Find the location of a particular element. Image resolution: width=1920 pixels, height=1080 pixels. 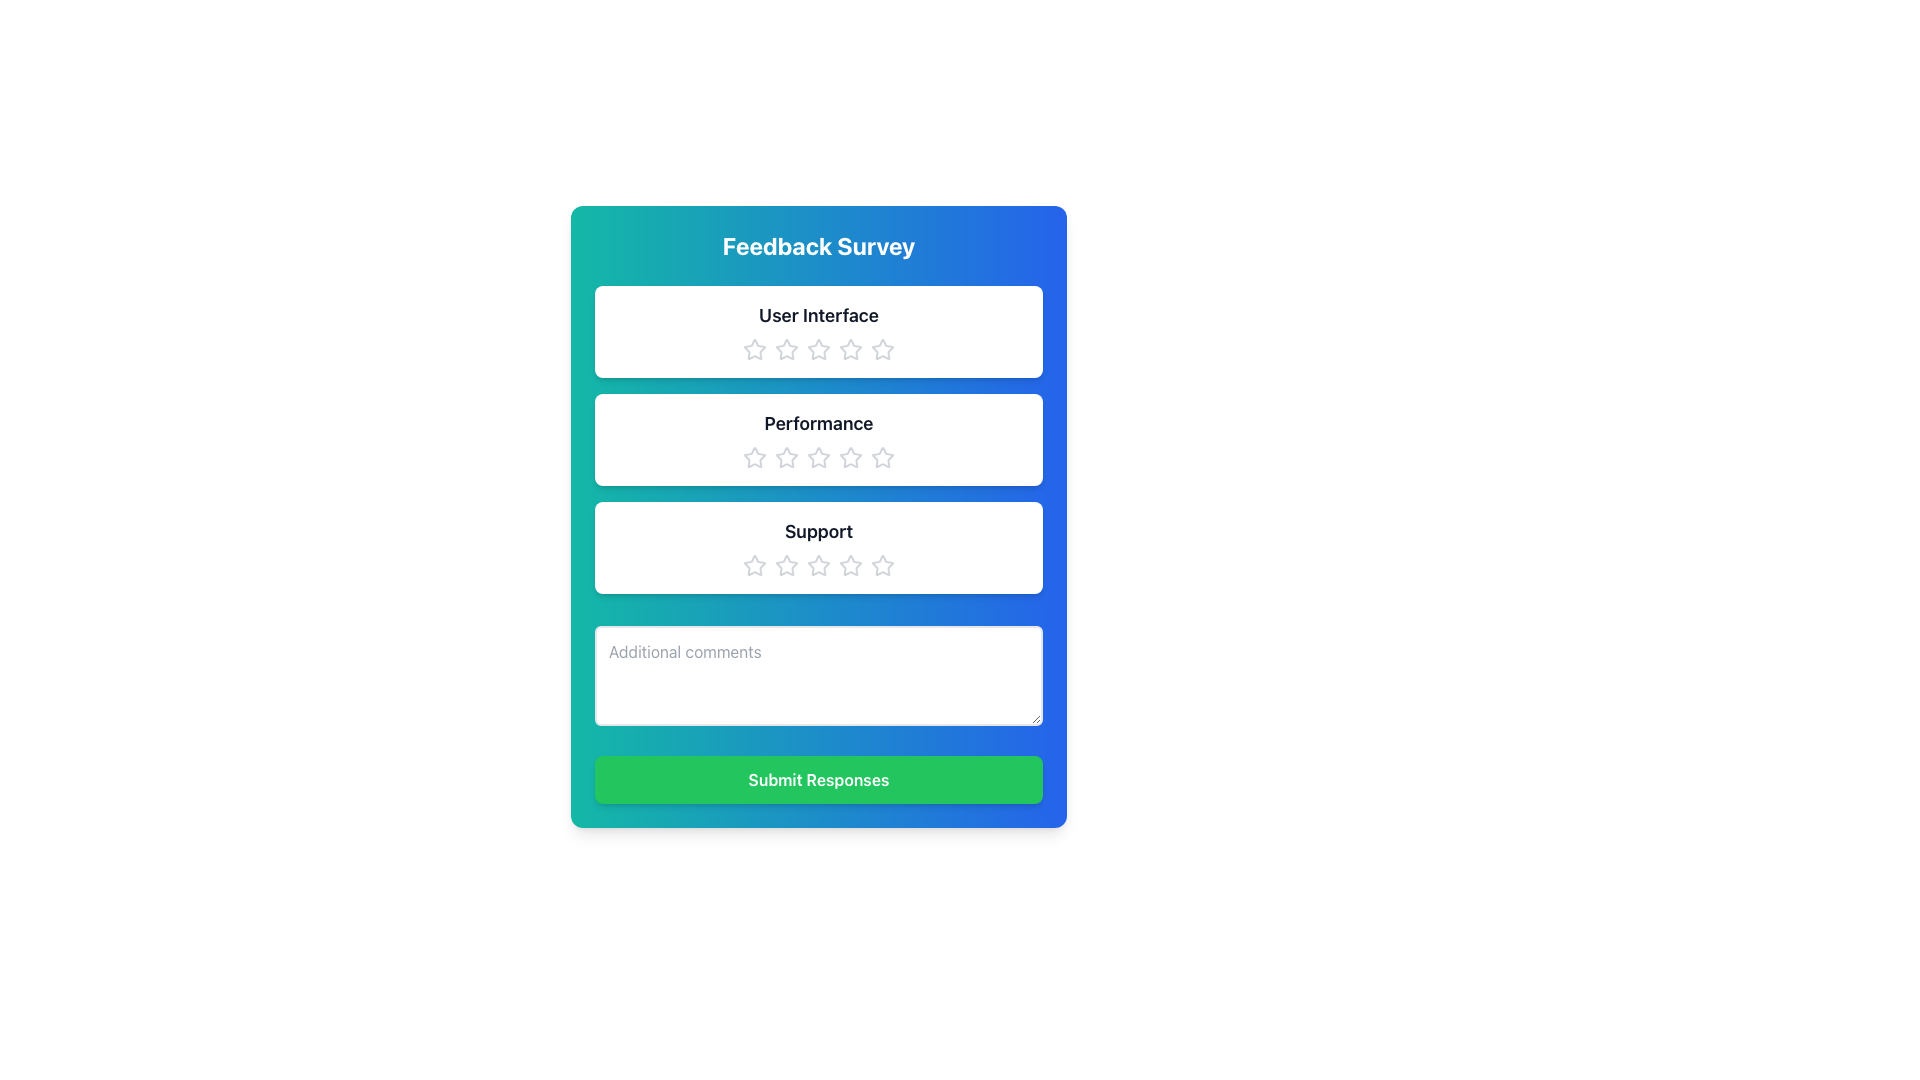

the interactive star icons in the rating component located under the 'Performance' heading to provide a rating is located at coordinates (819, 458).